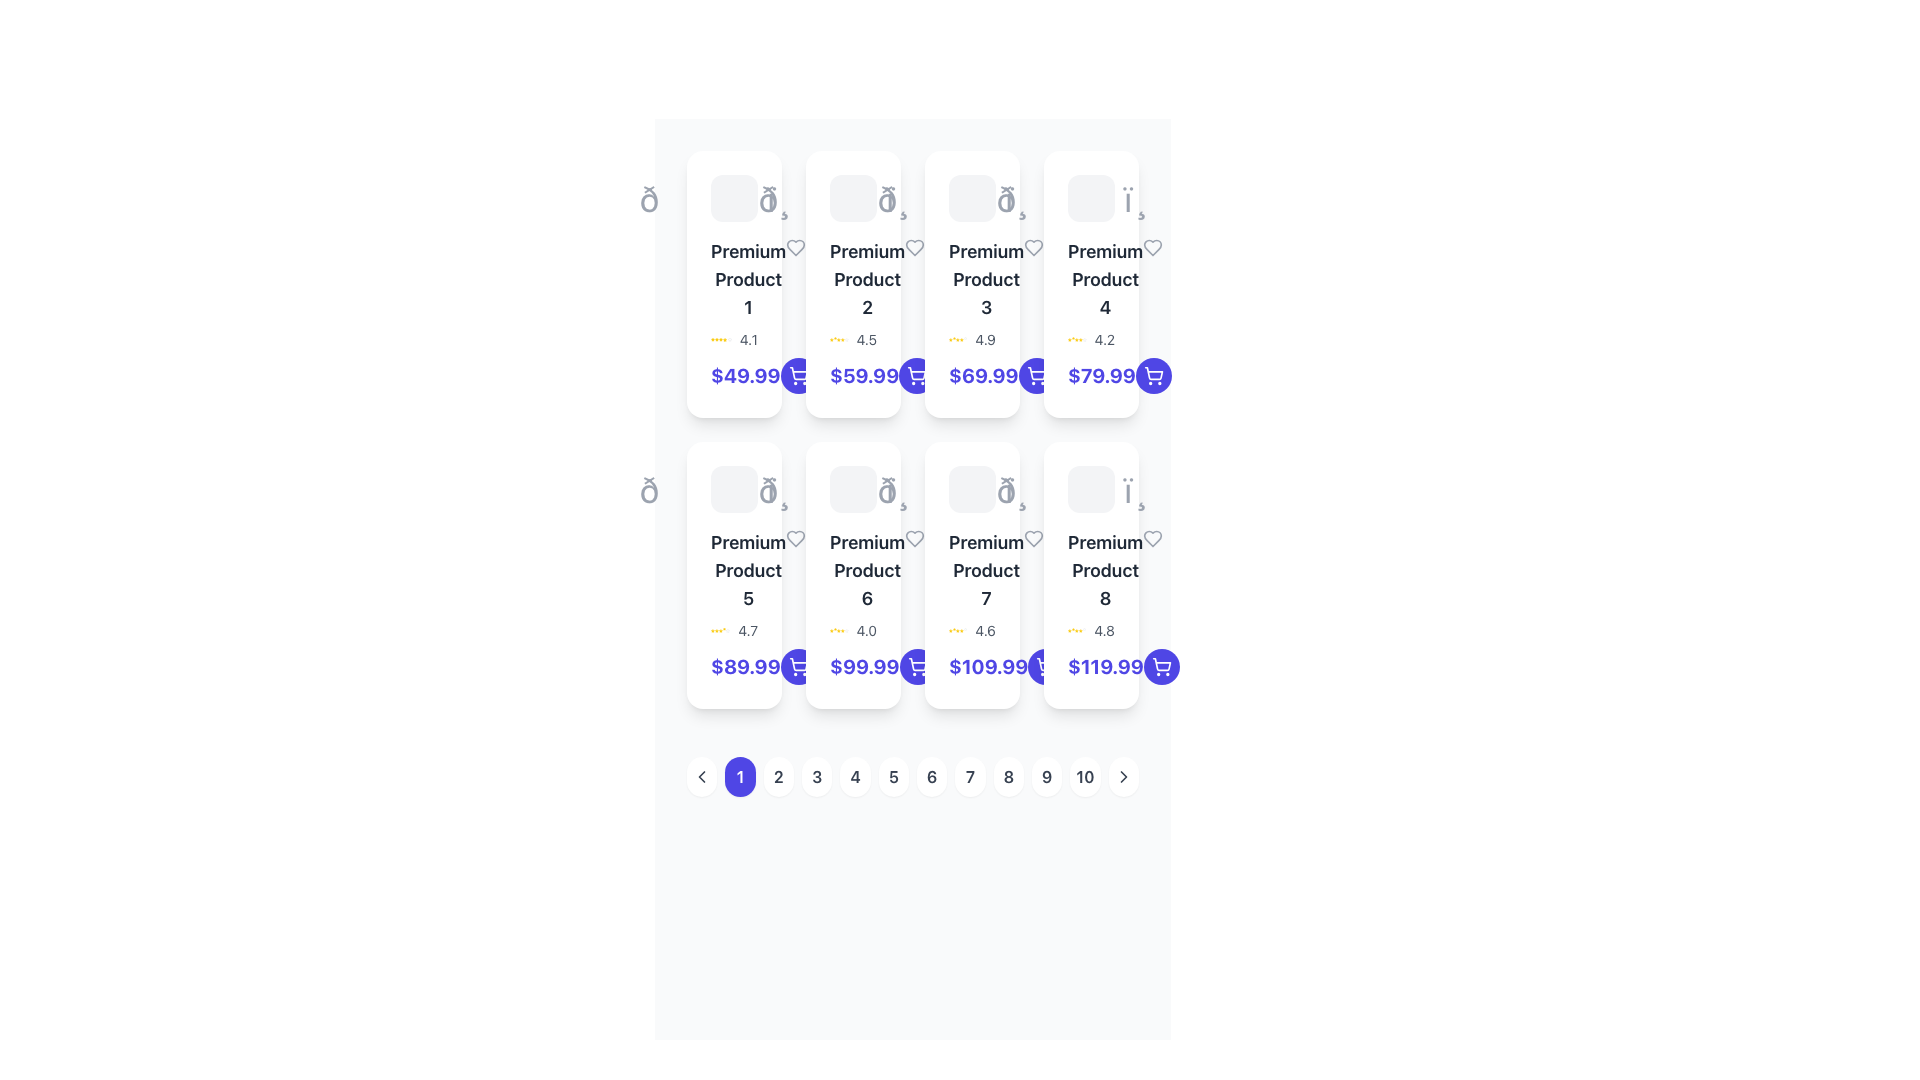 This screenshot has width=1920, height=1080. I want to click on the stylized shopping cart icon located in the top-right corner of the 'Premium Product 4' card, so click(1153, 373).